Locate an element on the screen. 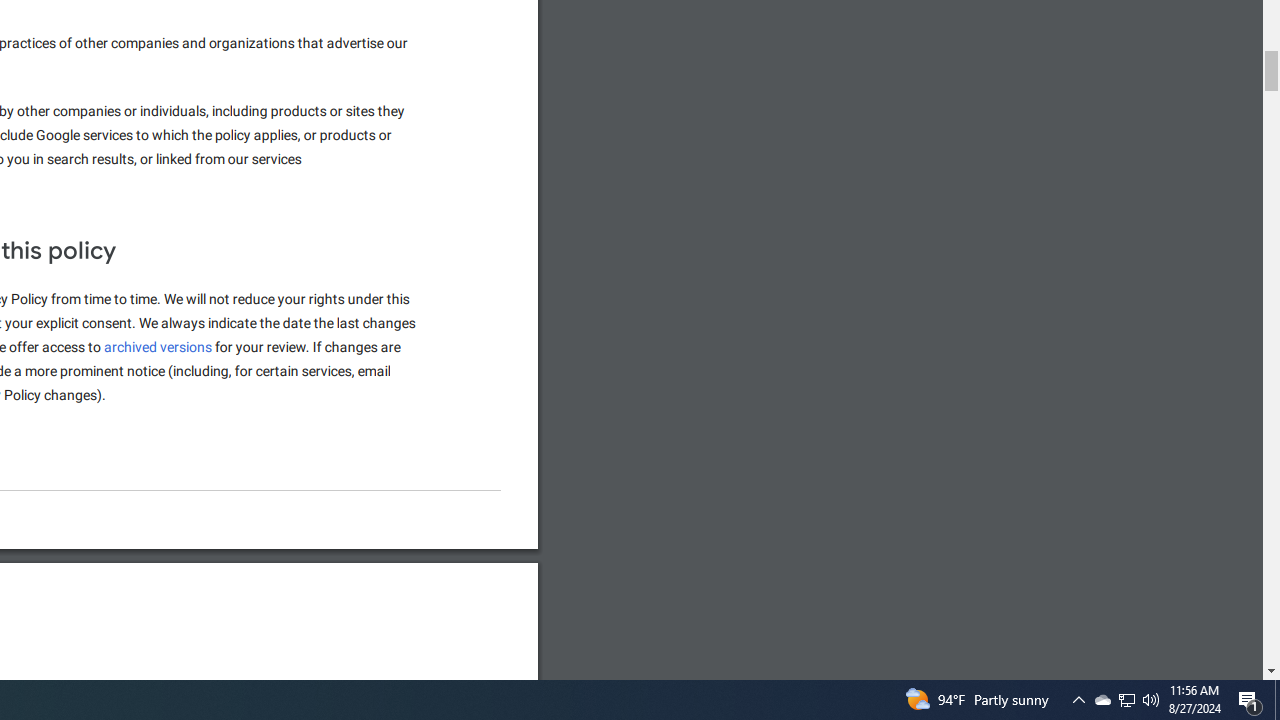 This screenshot has height=720, width=1280. 'archived versions' is located at coordinates (157, 346).